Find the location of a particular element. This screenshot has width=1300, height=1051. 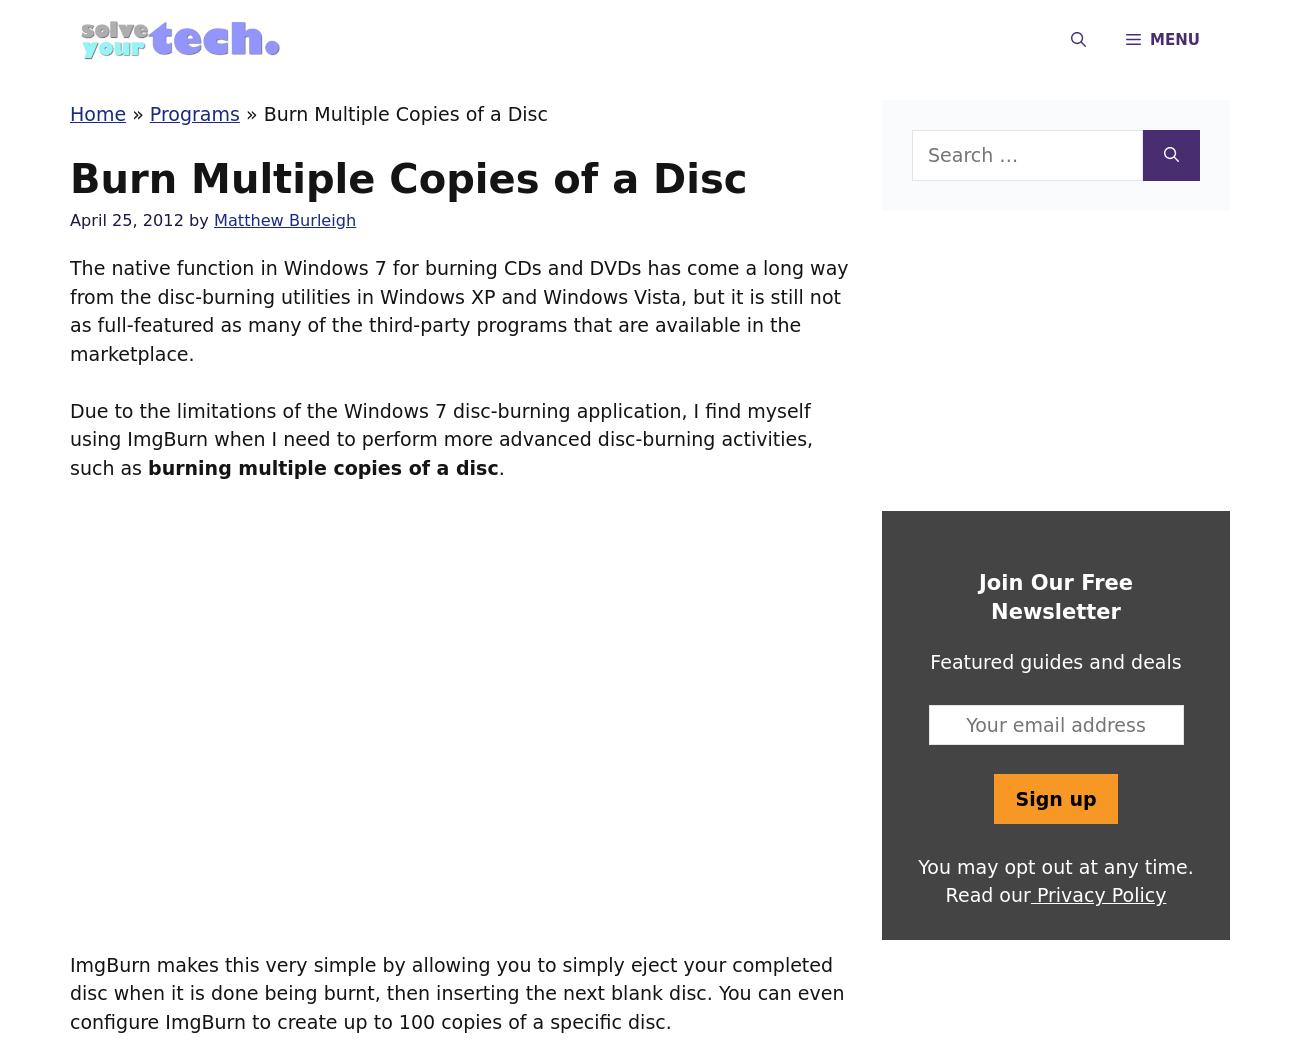

'Menu' is located at coordinates (1174, 40).